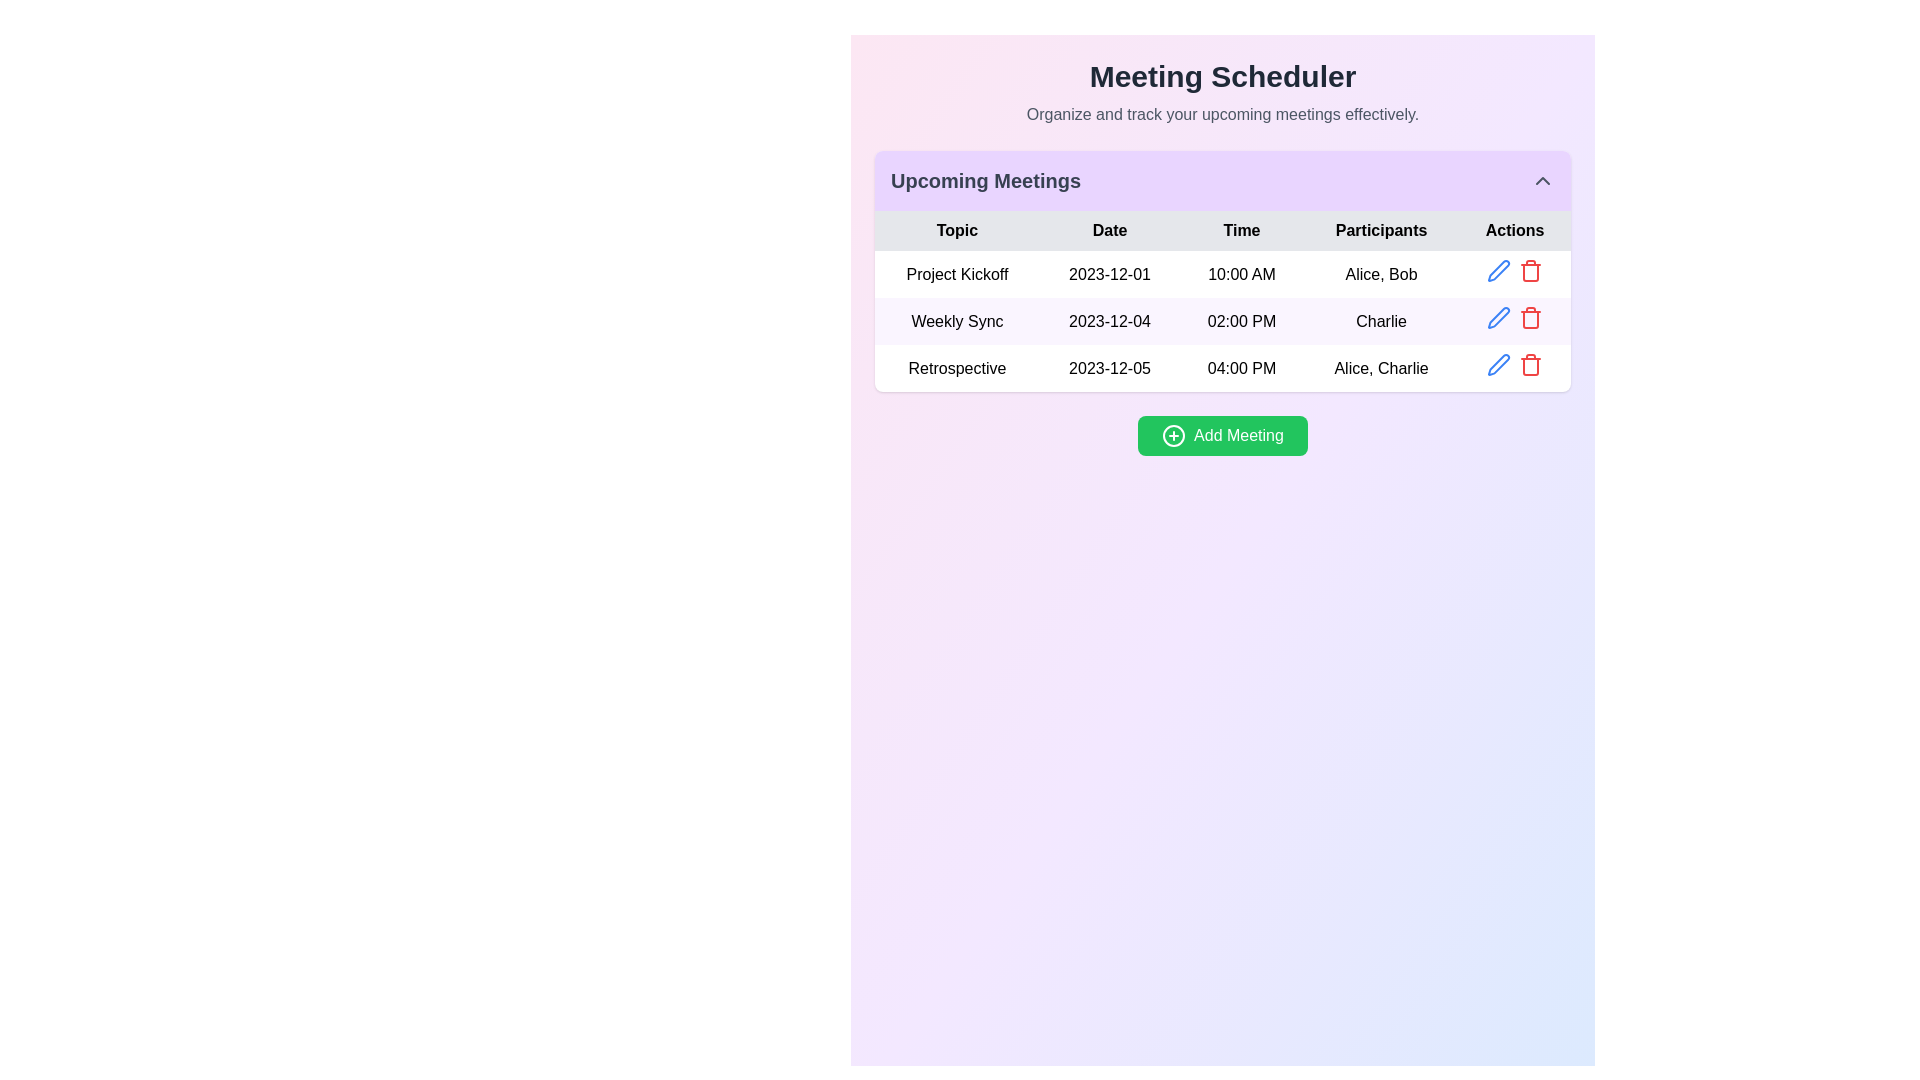 The height and width of the screenshot is (1080, 1920). I want to click on the Table Header Cell displaying the text 'Topic', which is bold and centered in a light gray background, located at the upper-left side of the table before the headers 'Date', 'Time', 'Participants', and 'Actions', so click(956, 230).